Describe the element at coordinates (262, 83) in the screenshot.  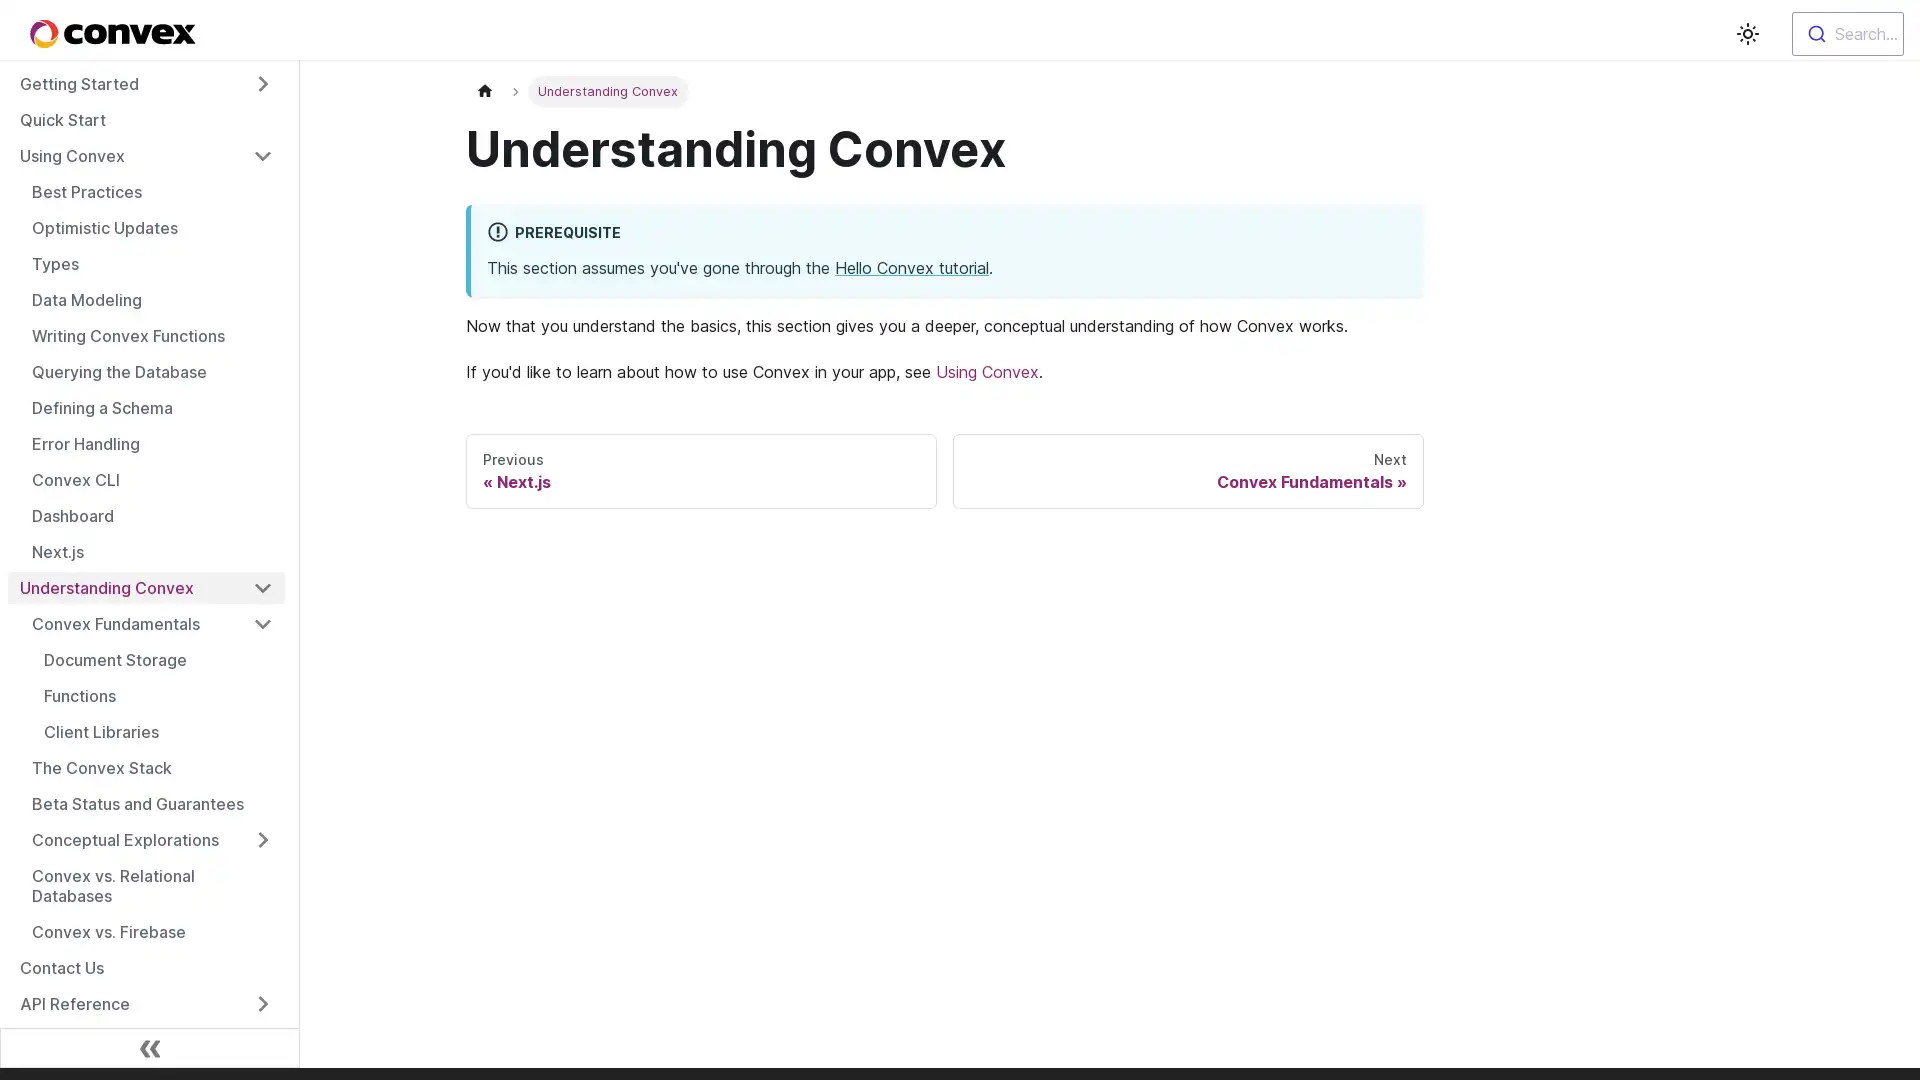
I see `Toggle the collapsible sidebar category 'Getting Started'` at that location.